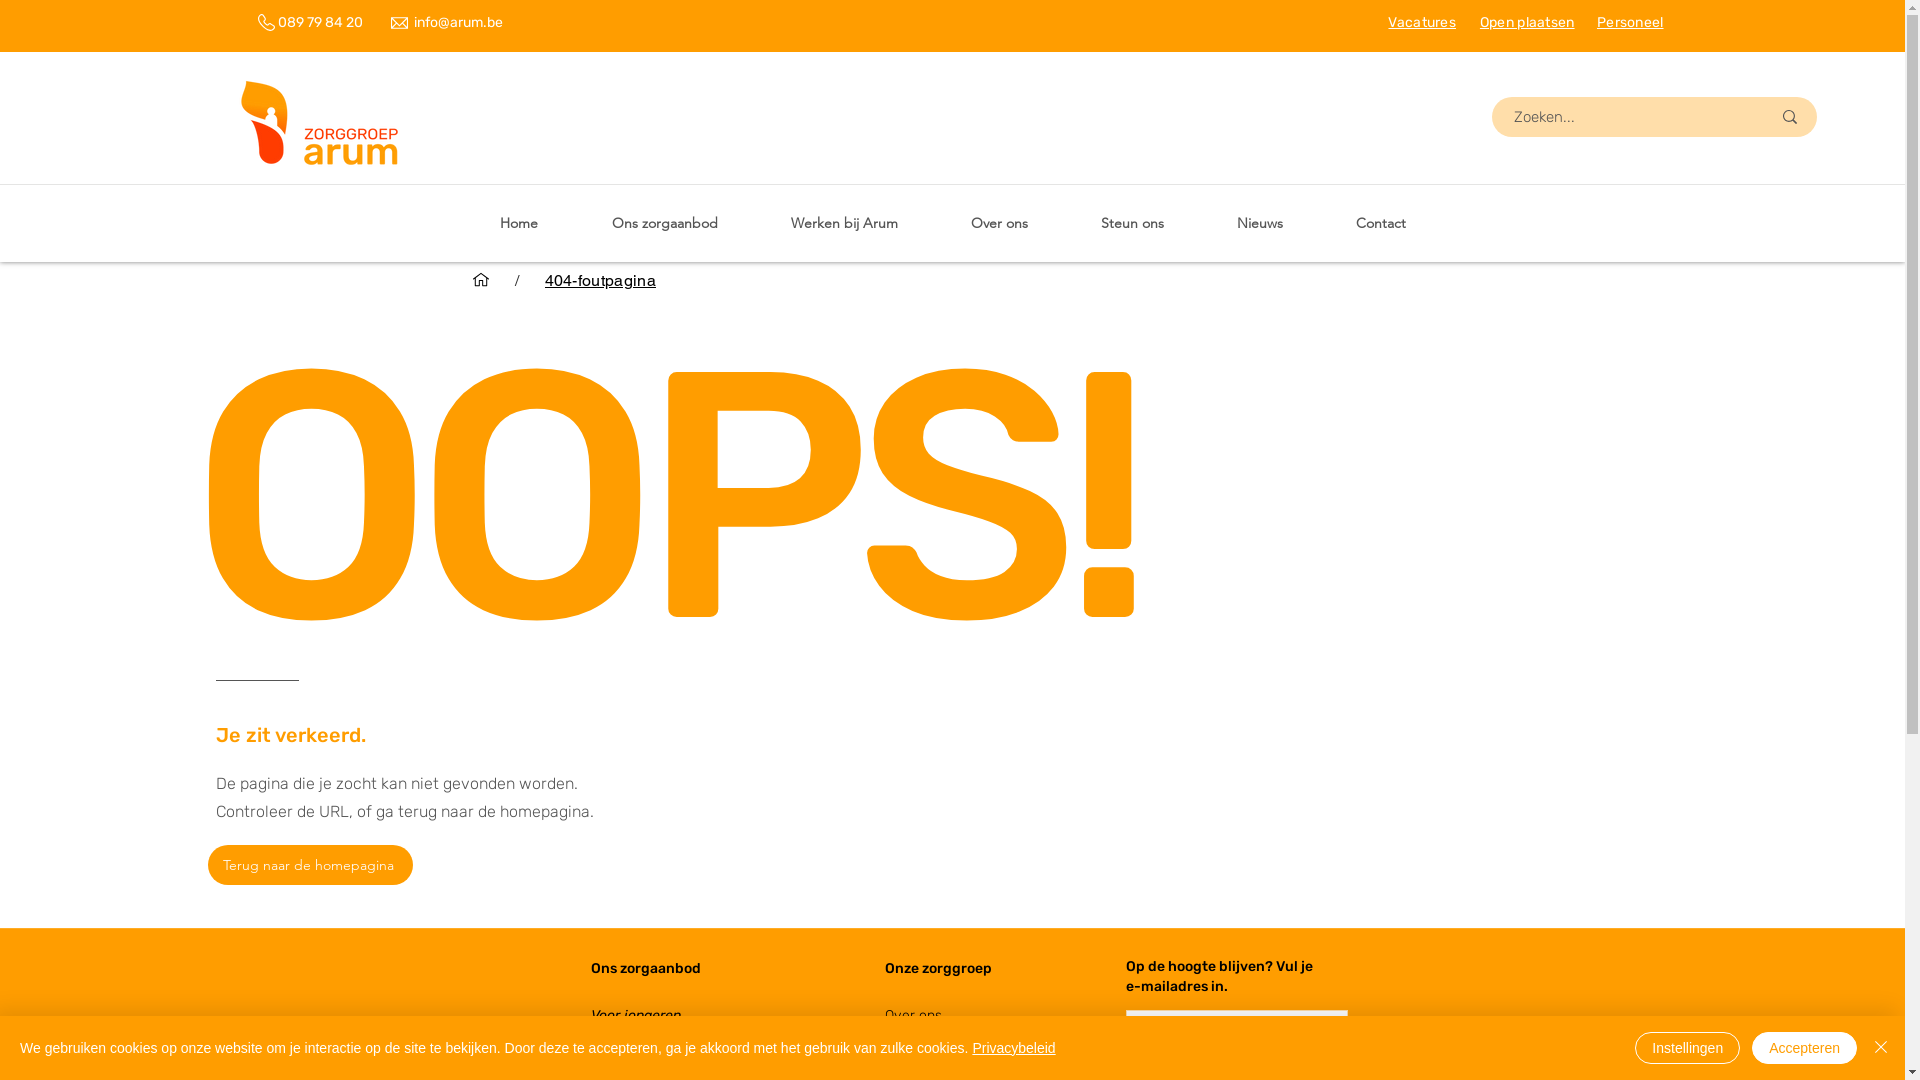 The width and height of the screenshot is (1920, 1080). Describe the element at coordinates (610, 1037) in the screenshot. I see `'Verblijf'` at that location.